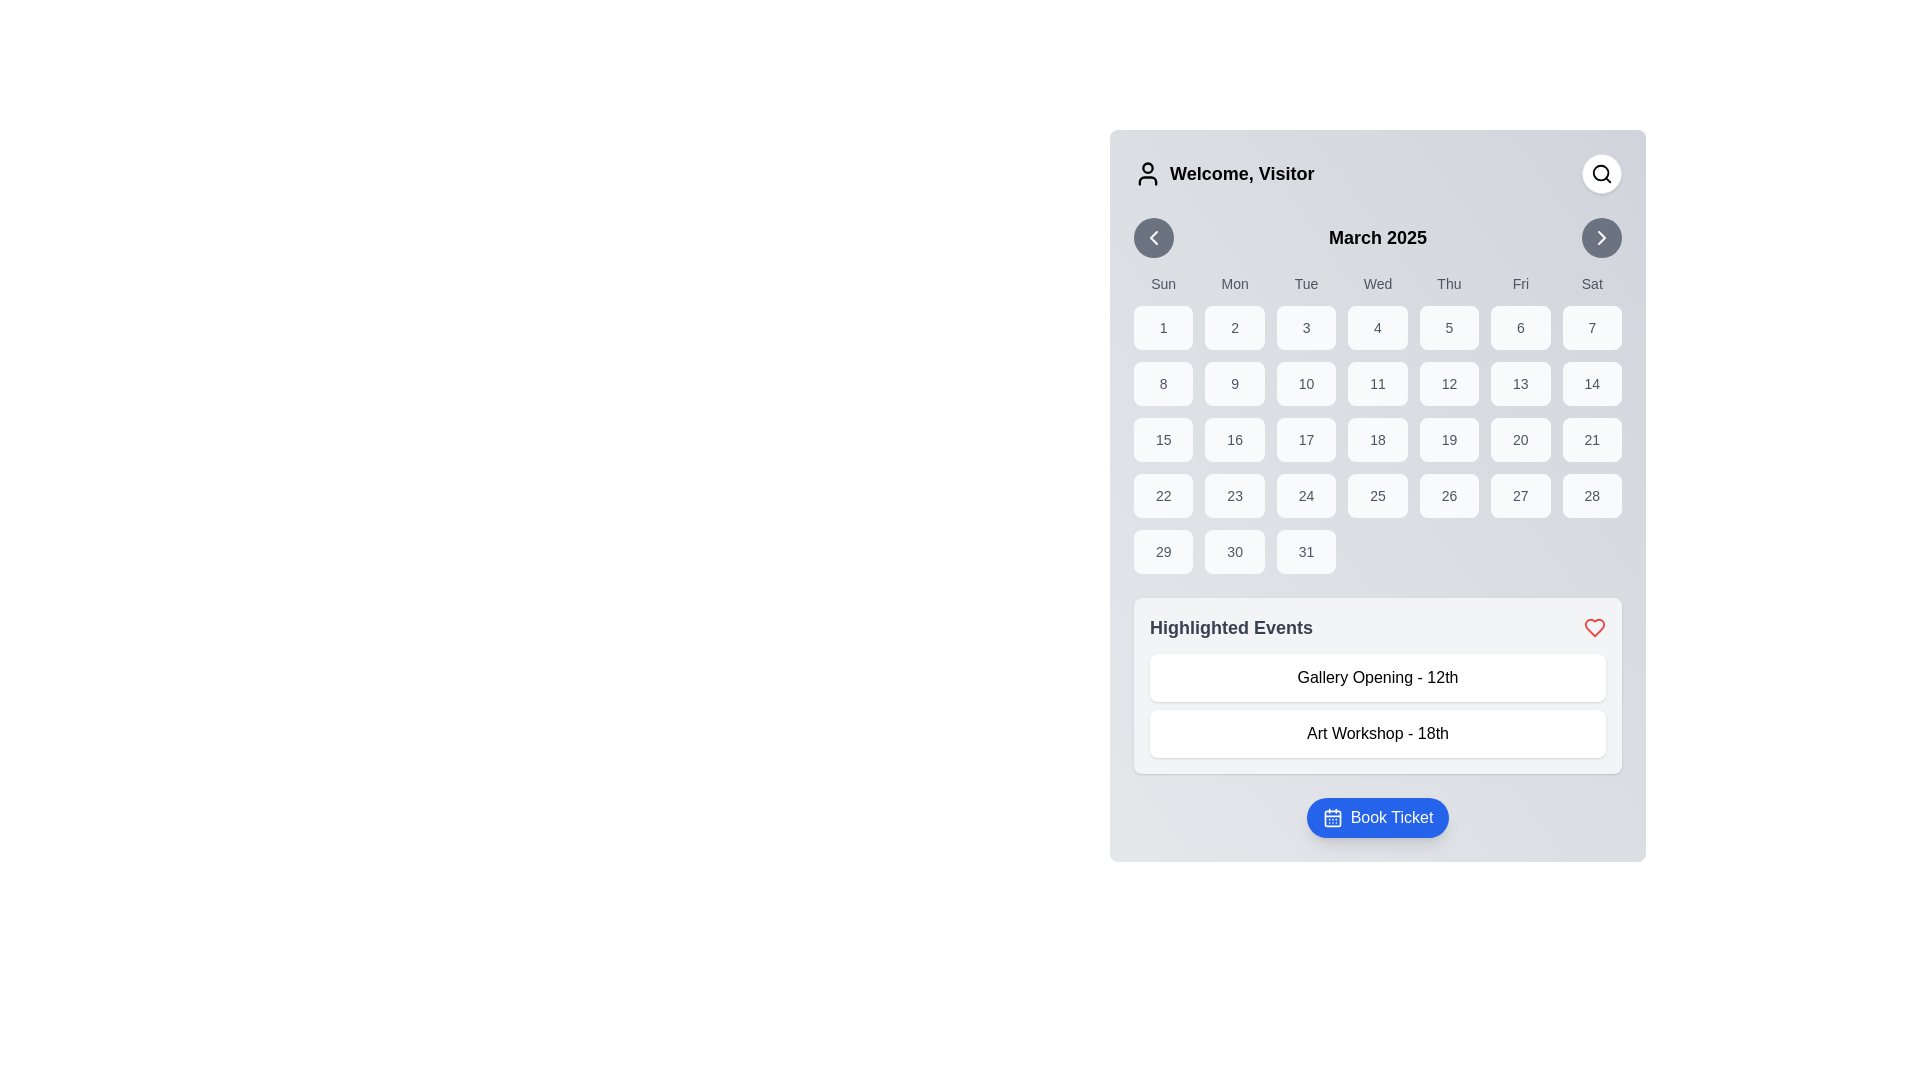 The height and width of the screenshot is (1080, 1920). Describe the element at coordinates (1591, 326) in the screenshot. I see `the Text Display within the Interactive Calendar Cell that contains the number '7', which is styled with a light gray background and a rounded border` at that location.